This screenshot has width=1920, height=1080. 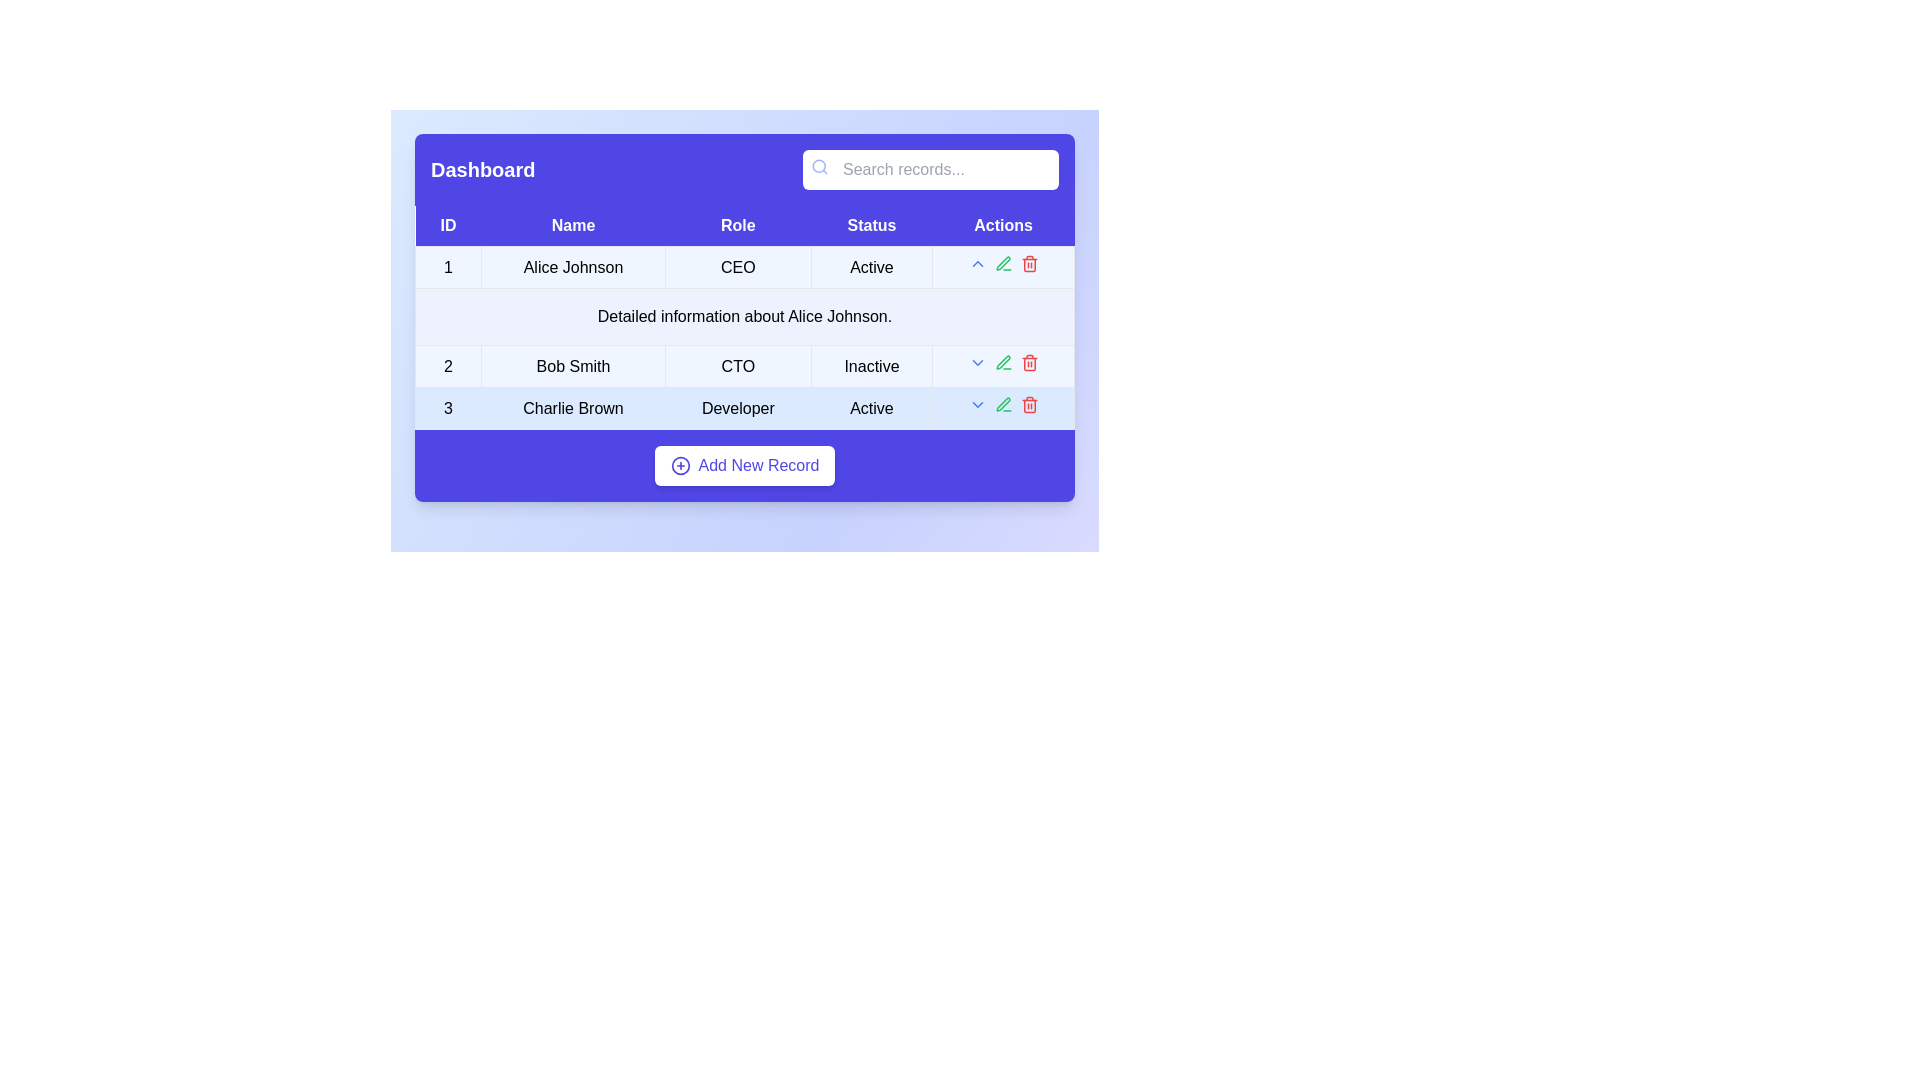 I want to click on the text label that serves as a unique identifier for the associated row, located in the first cell of the second row under the 'ID' column, so click(x=447, y=366).